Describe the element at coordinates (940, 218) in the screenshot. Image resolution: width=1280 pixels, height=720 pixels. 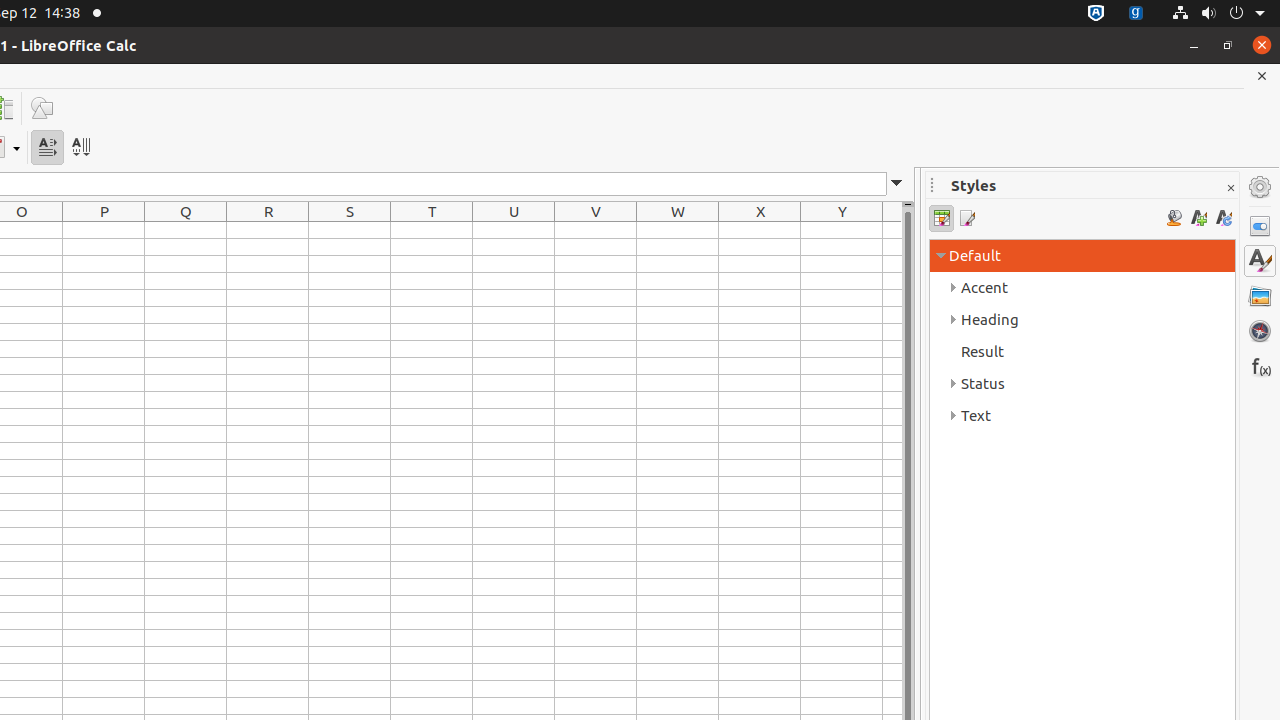
I see `'Cell Styles'` at that location.